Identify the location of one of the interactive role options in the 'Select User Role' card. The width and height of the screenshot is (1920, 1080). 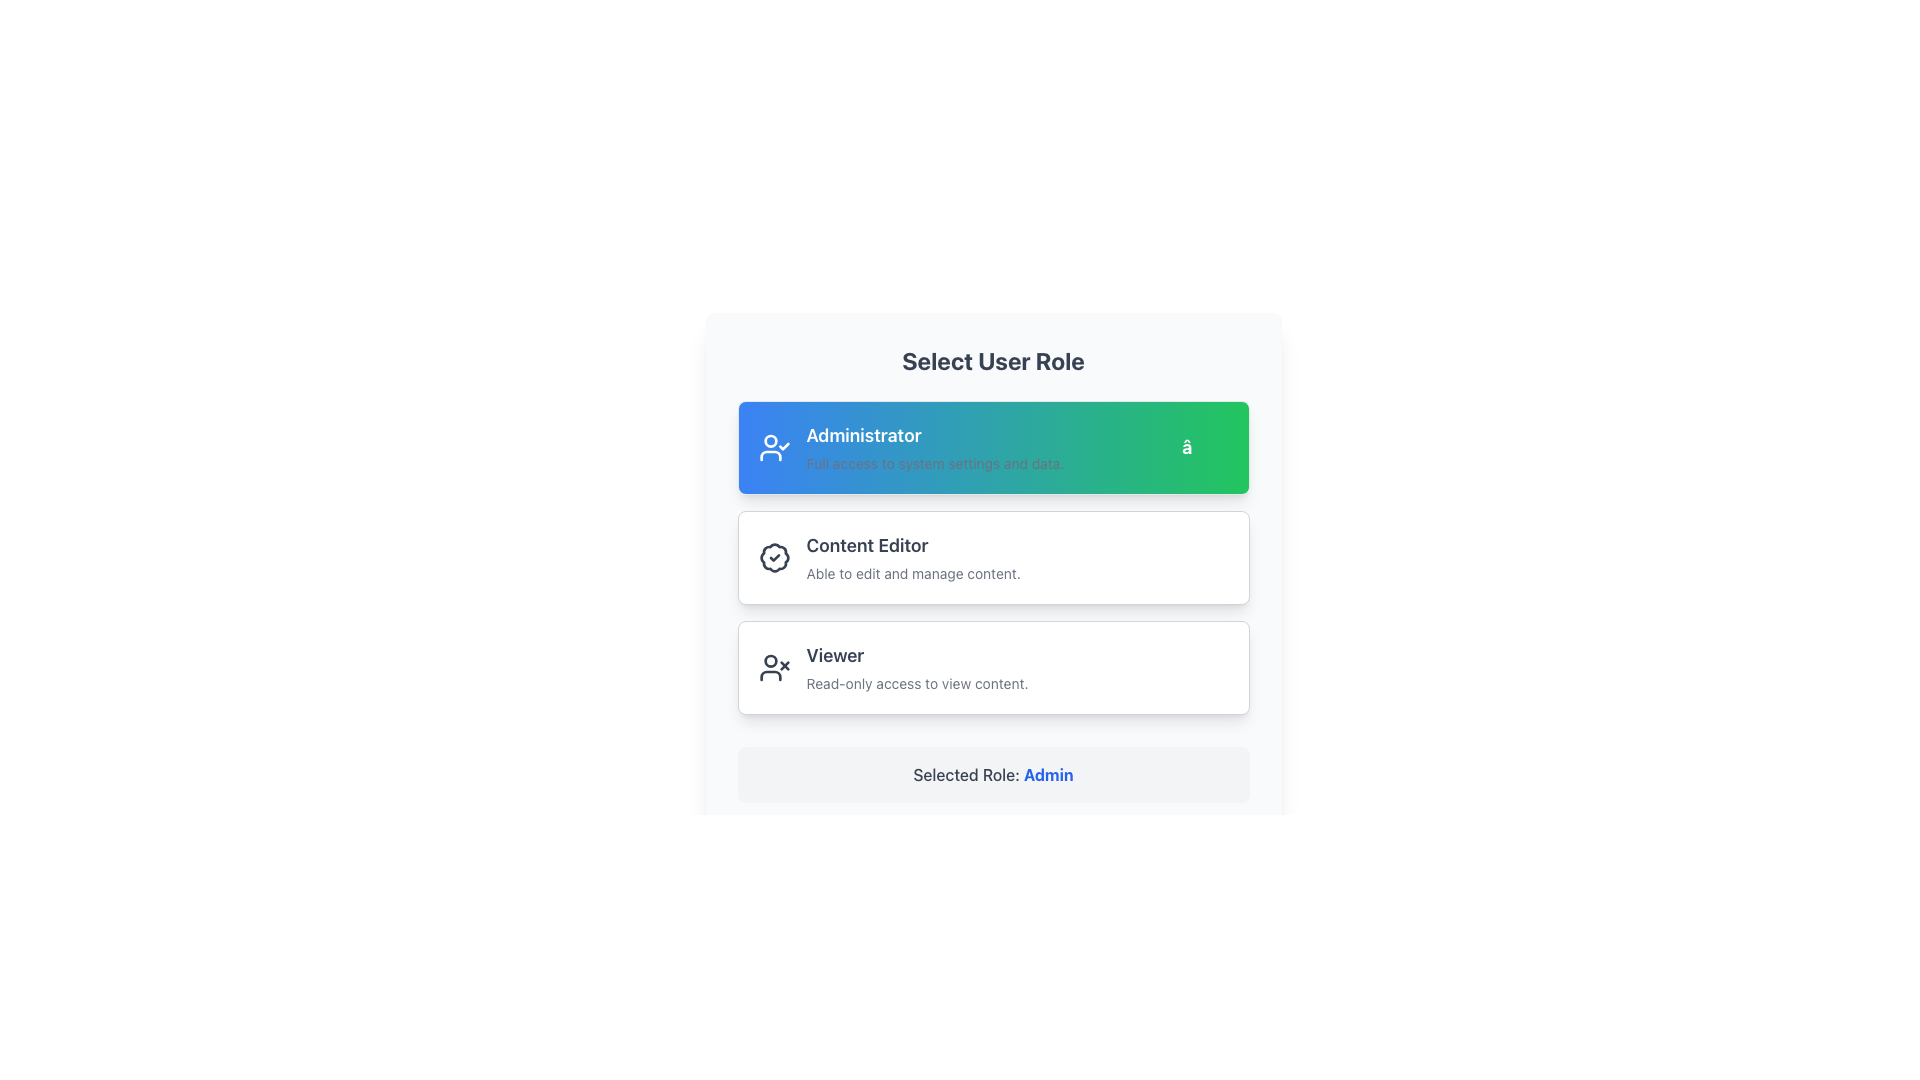
(993, 574).